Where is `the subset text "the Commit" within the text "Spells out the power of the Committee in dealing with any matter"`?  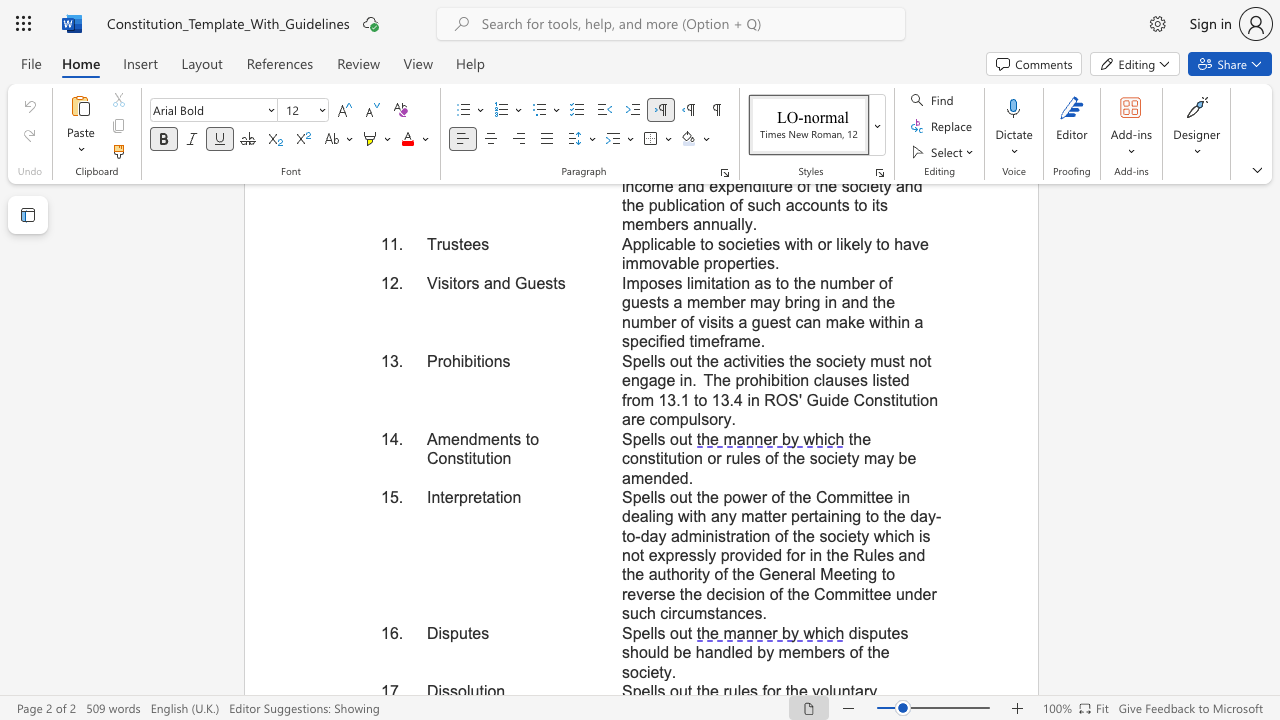 the subset text "the Commit" within the text "Spells out the power of the Committee in dealing with any matter" is located at coordinates (788, 496).